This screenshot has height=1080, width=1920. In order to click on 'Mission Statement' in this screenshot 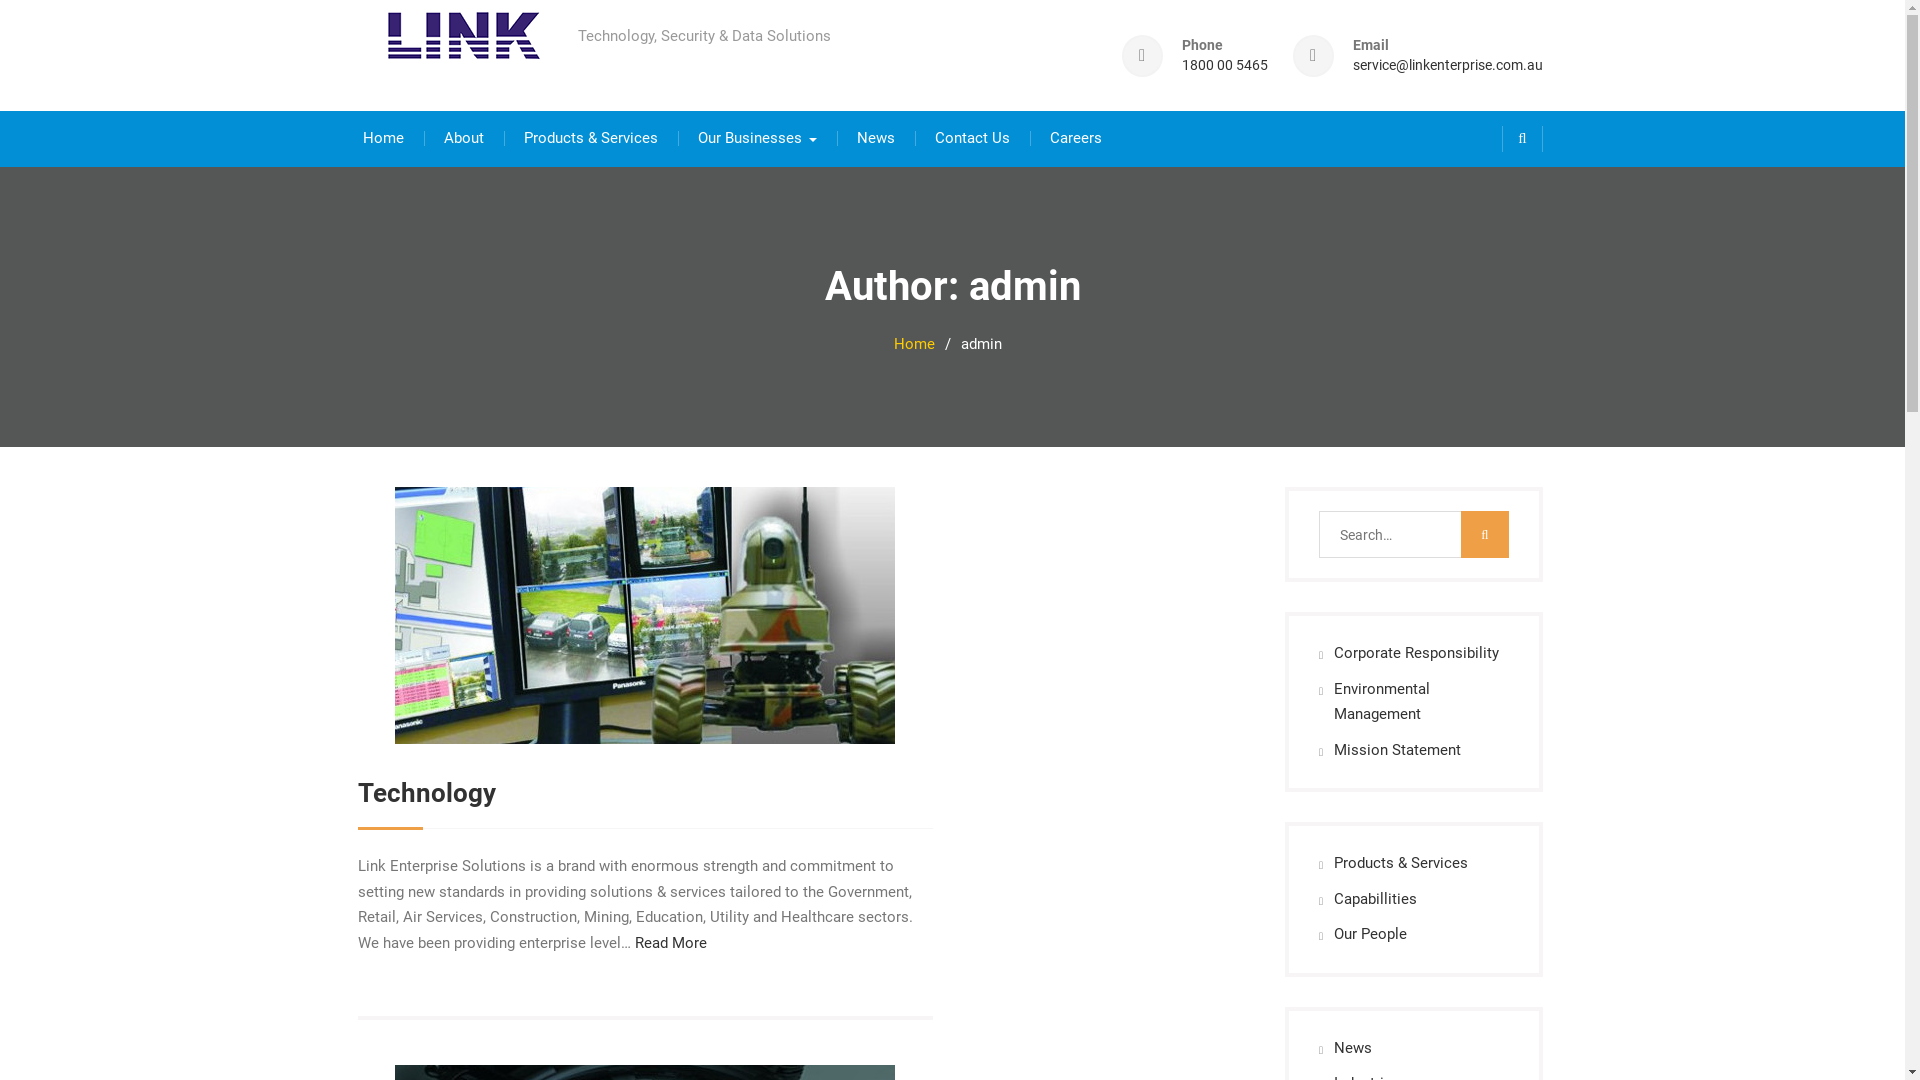, I will do `click(1396, 749)`.